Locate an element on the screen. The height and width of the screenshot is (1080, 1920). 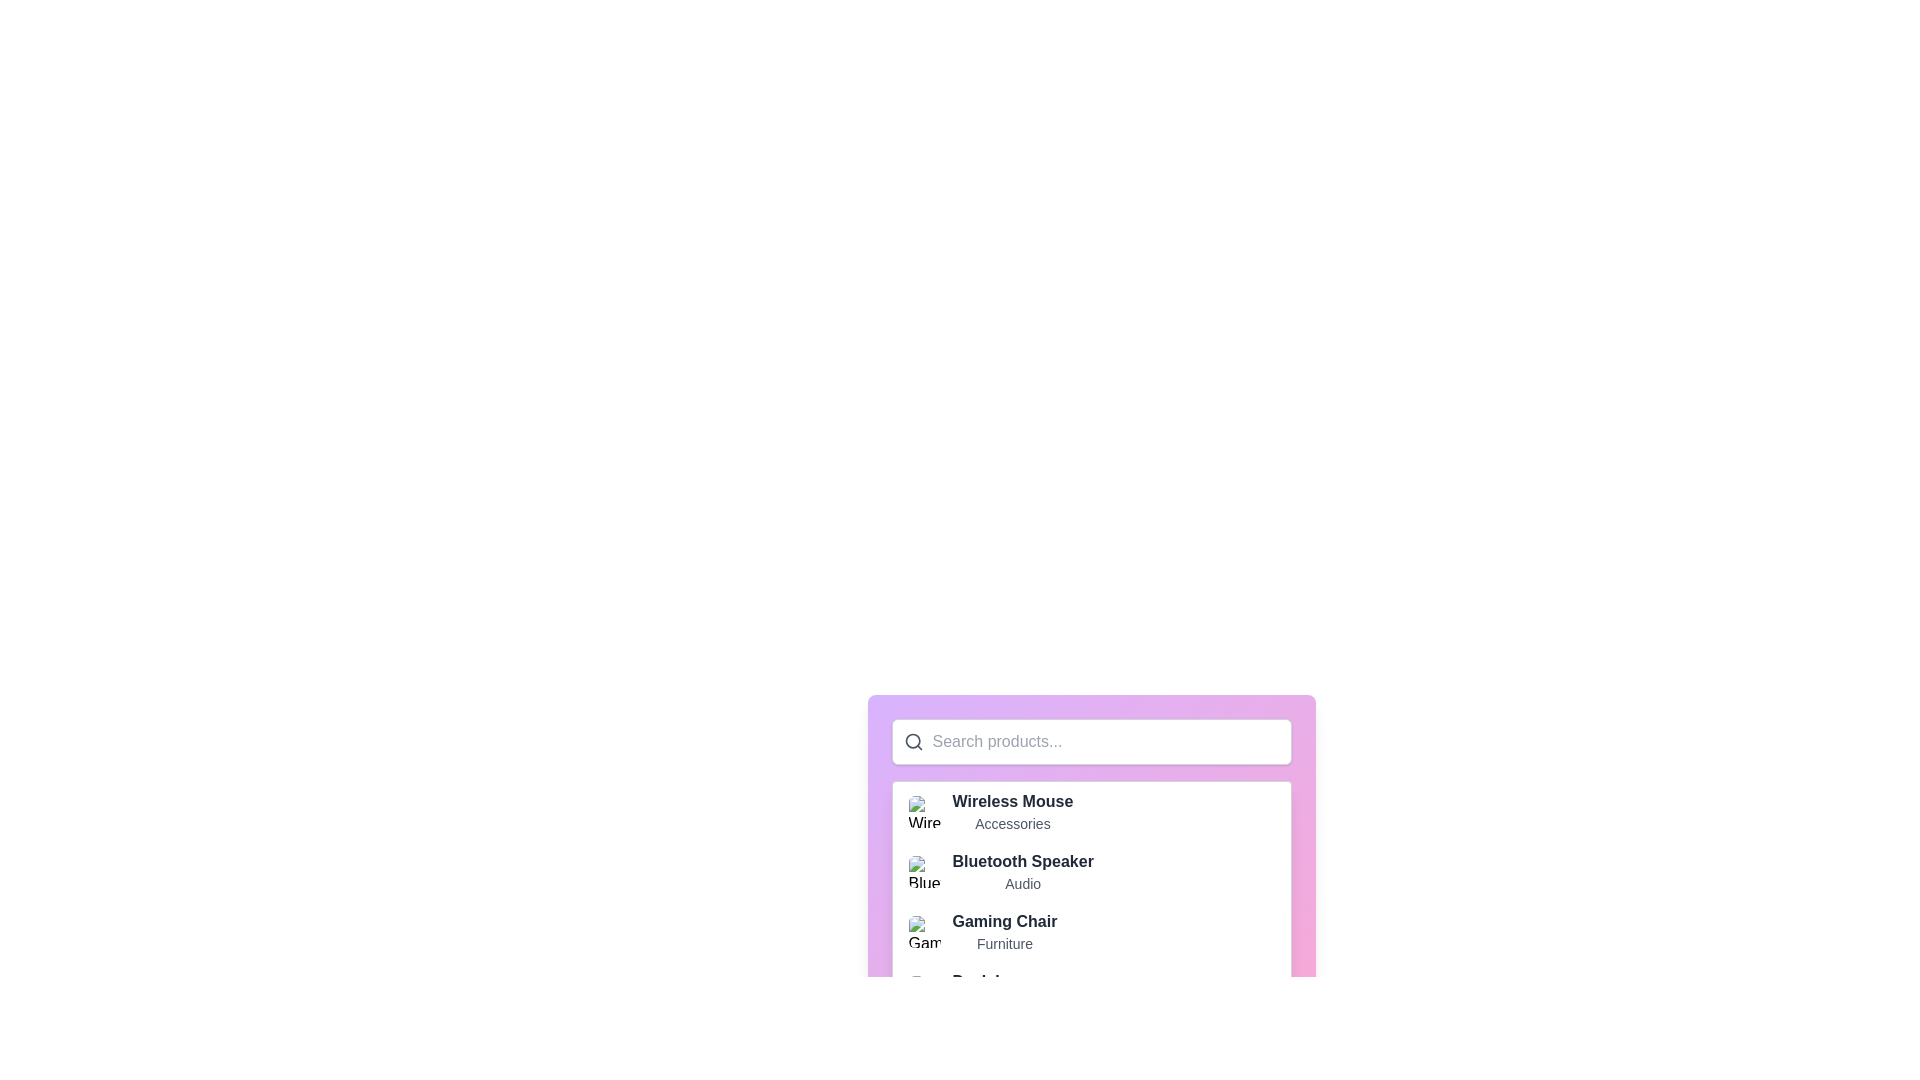
the second item in the list, labeled 'Bluetooth Speaker' is located at coordinates (1090, 869).